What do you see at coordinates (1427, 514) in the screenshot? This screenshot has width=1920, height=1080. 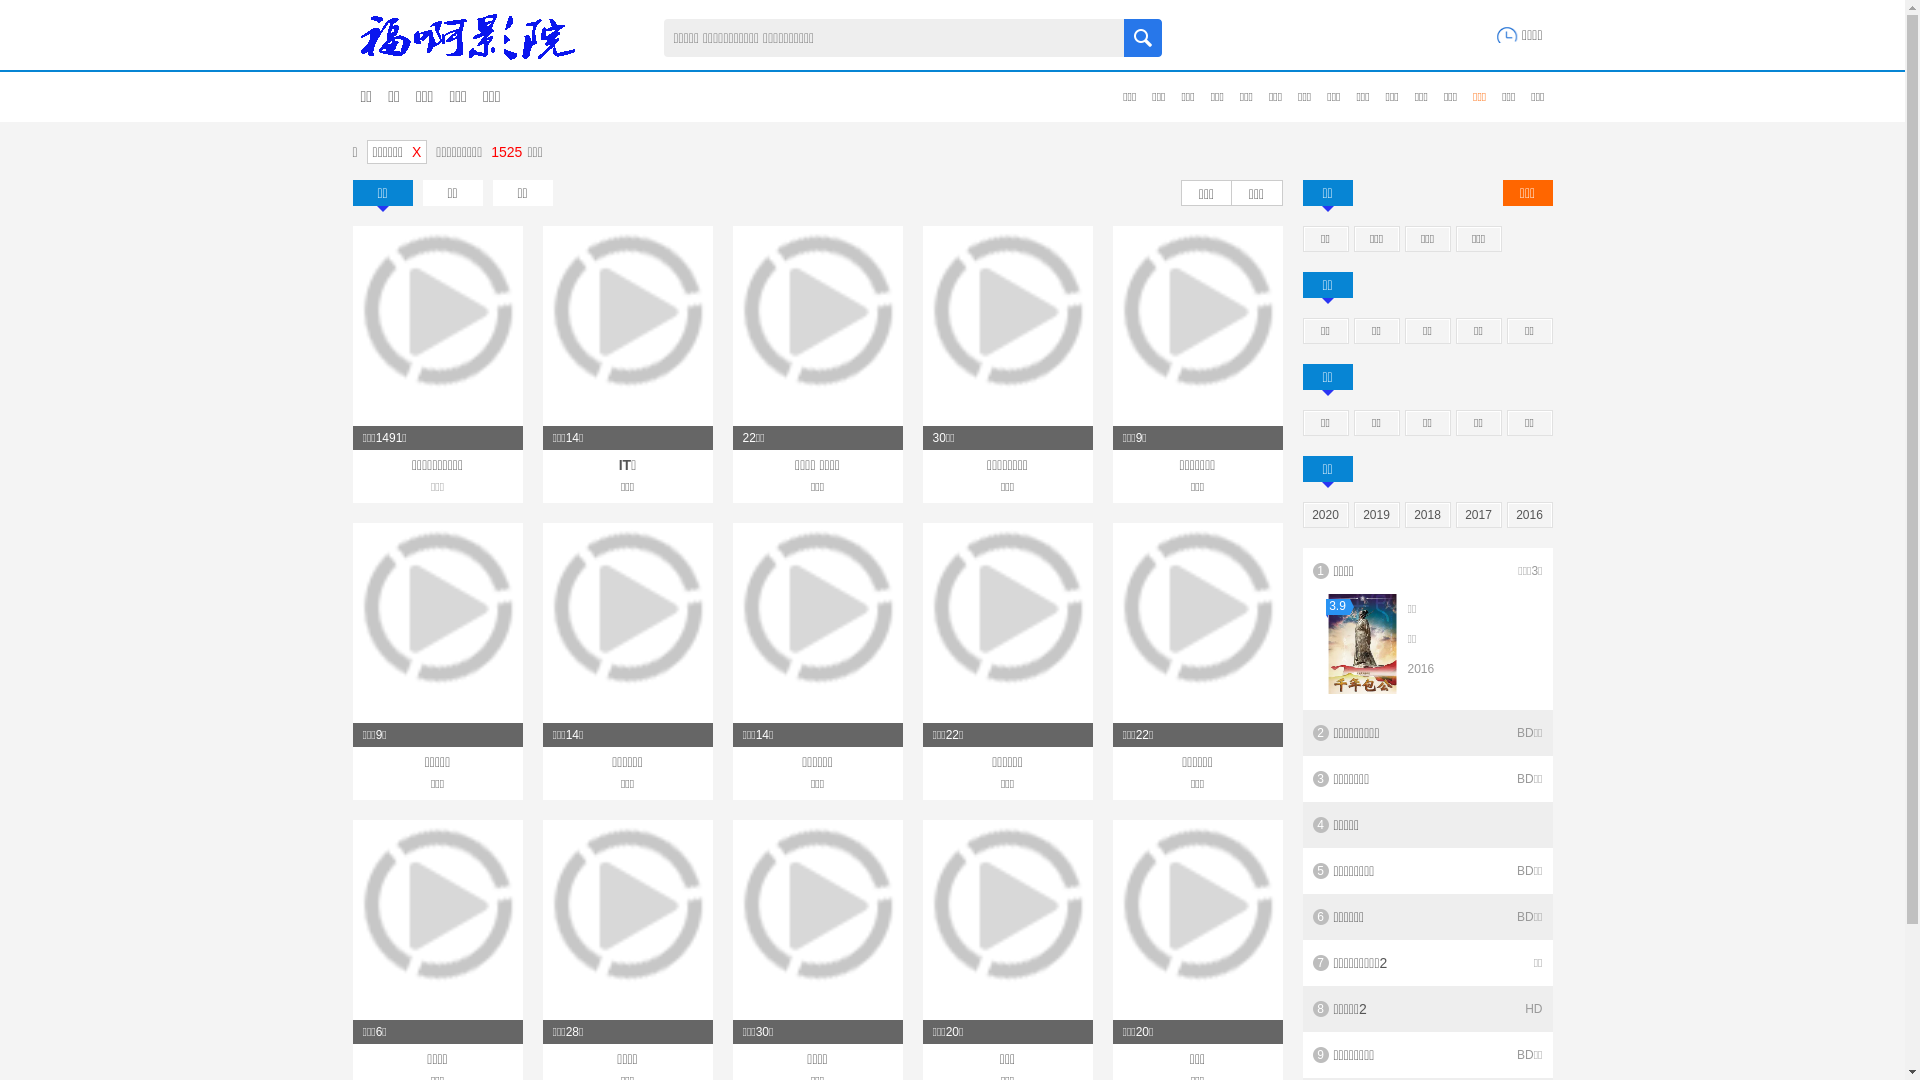 I see `'2018'` at bounding box center [1427, 514].